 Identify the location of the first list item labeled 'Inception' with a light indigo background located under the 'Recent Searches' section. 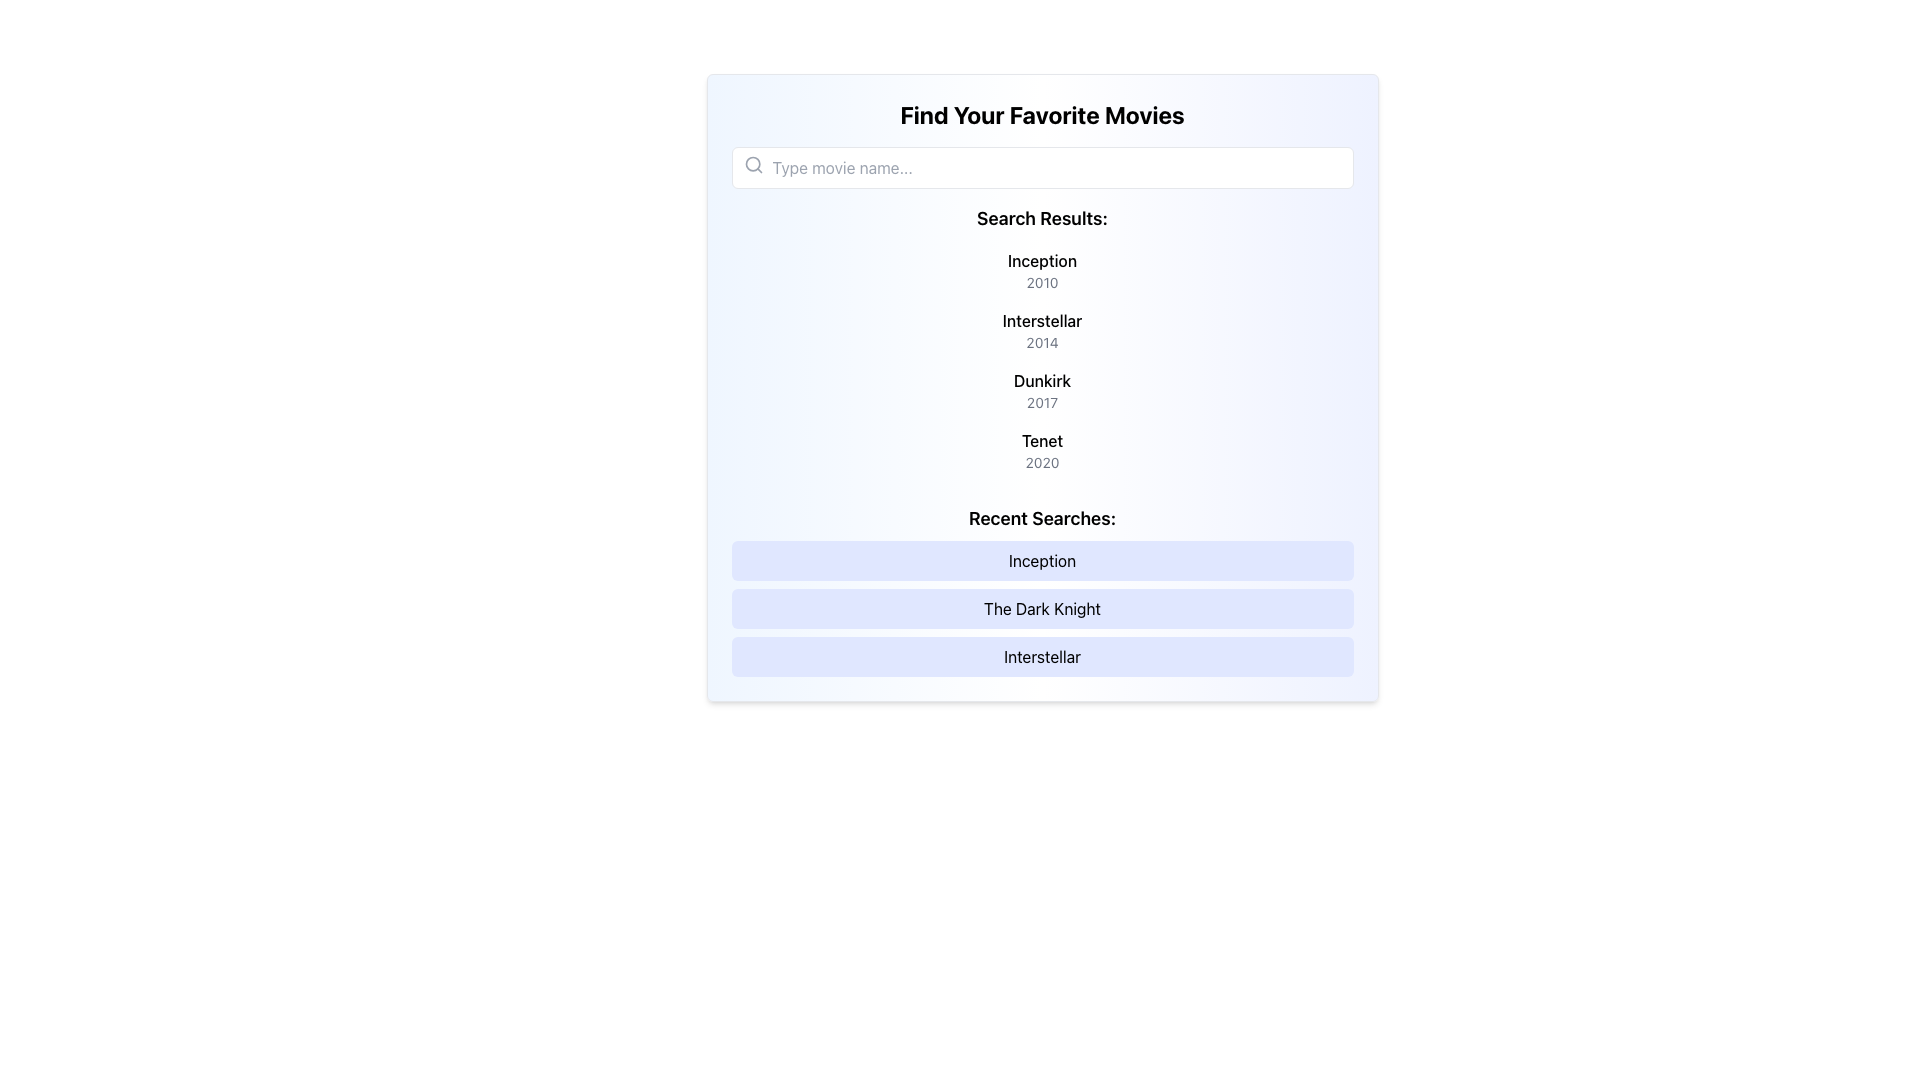
(1041, 560).